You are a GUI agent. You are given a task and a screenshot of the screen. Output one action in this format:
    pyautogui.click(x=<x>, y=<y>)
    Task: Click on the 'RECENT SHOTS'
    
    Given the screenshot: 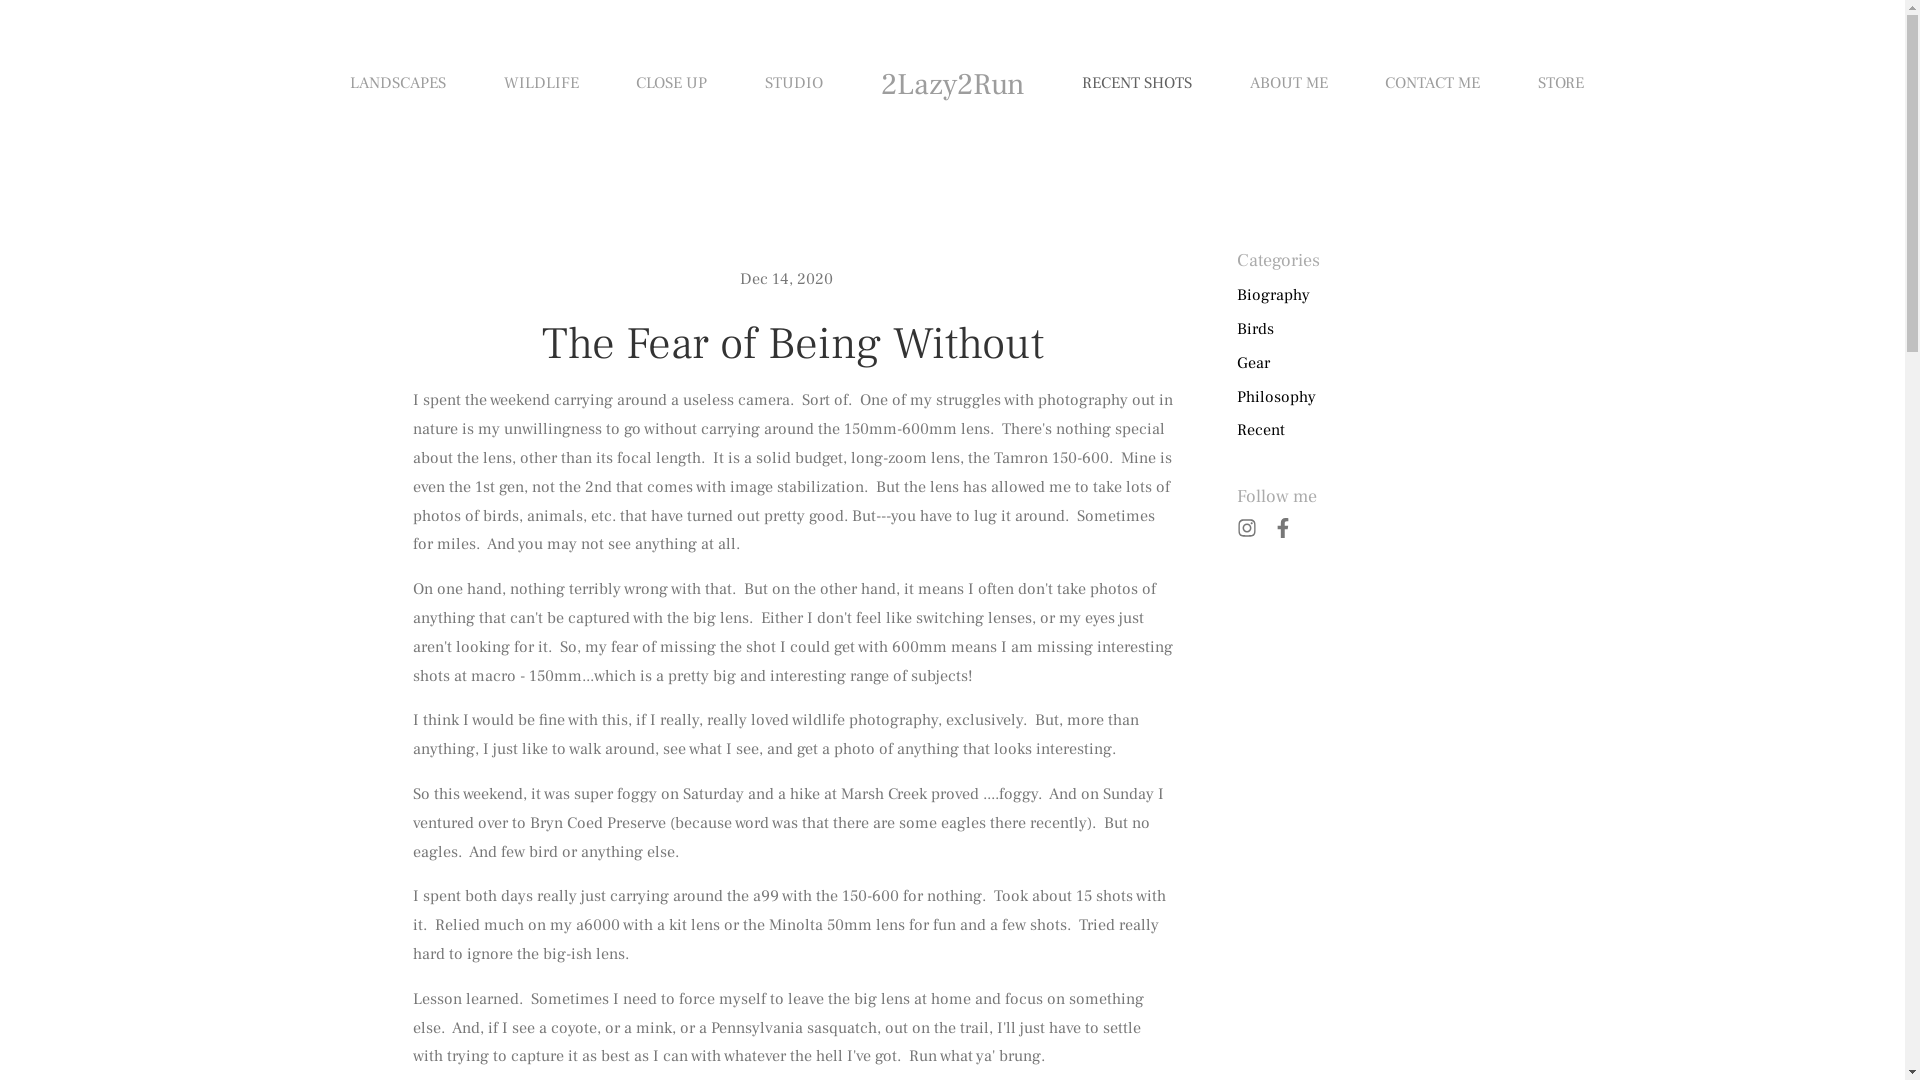 What is the action you would take?
    pyautogui.click(x=1137, y=83)
    